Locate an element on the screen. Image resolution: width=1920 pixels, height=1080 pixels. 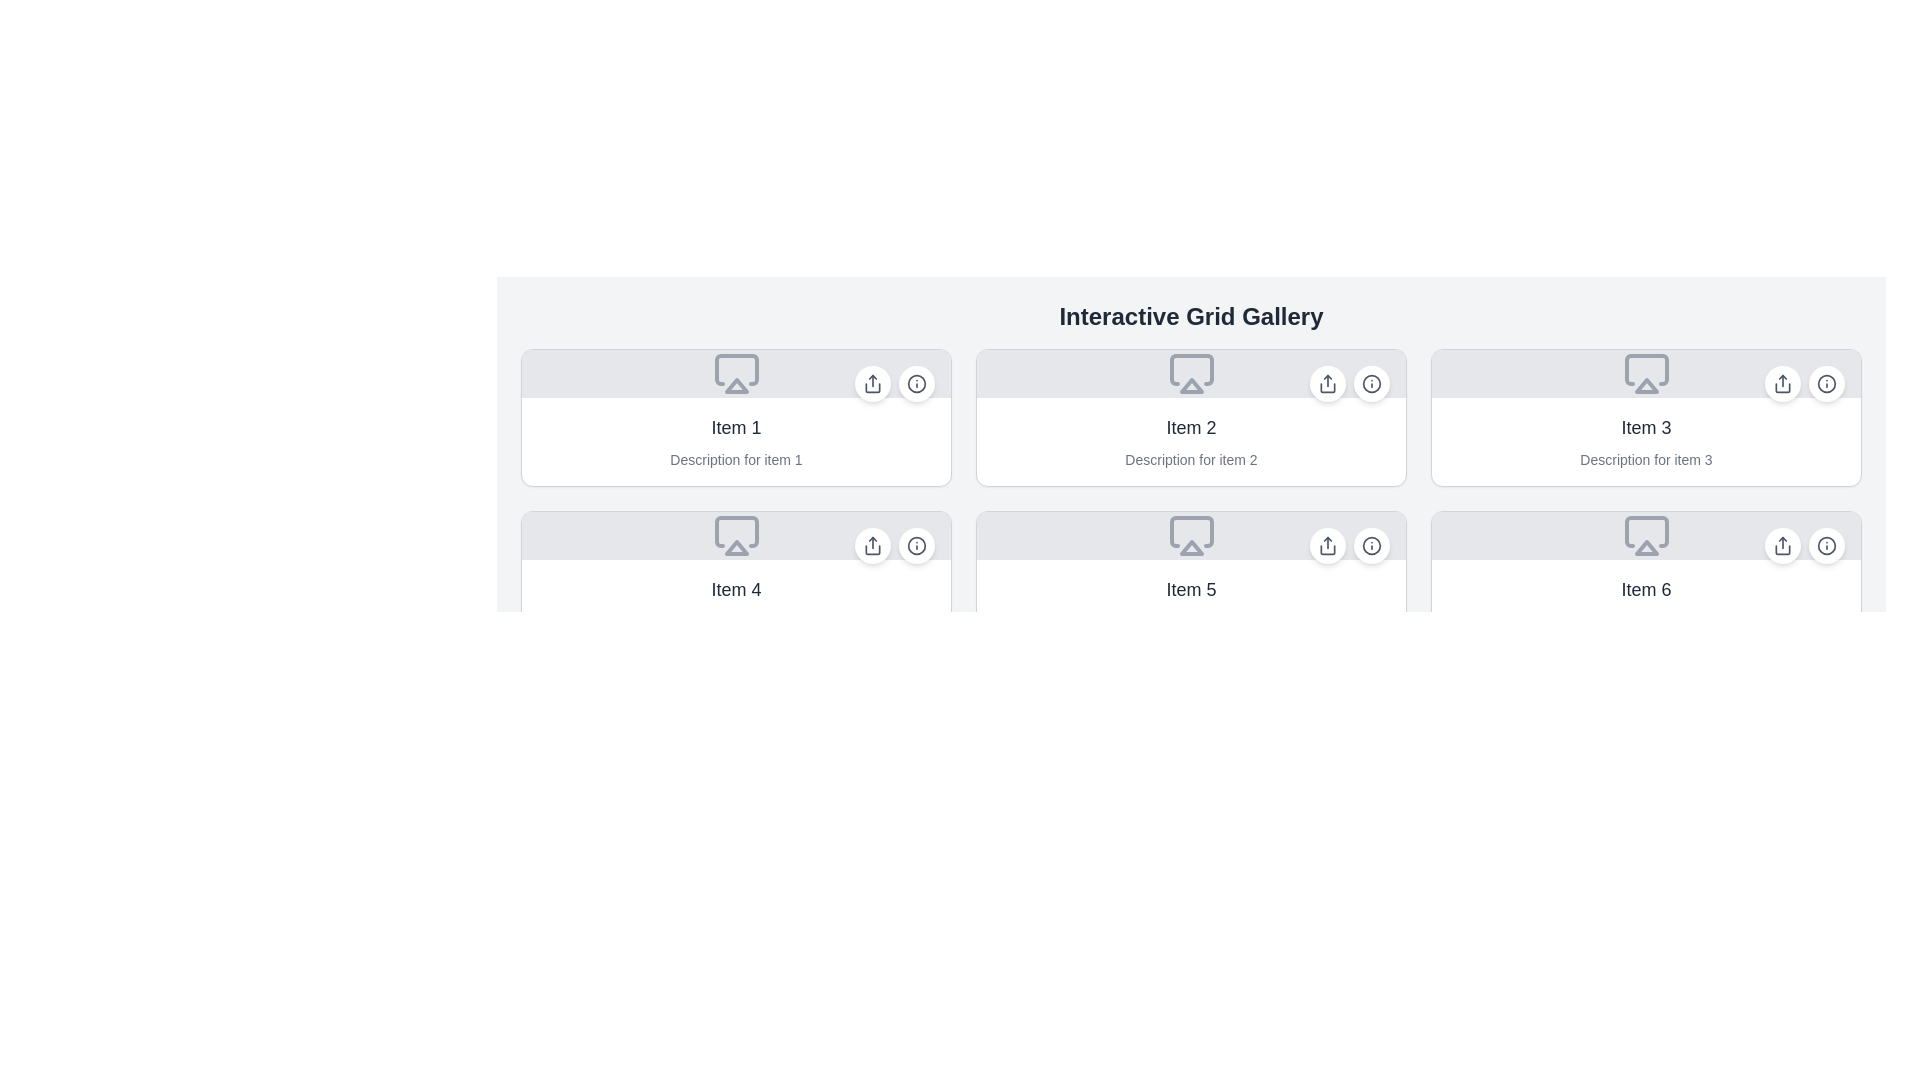
the static text label that serves as a title for the item, located at the top of its section above the text 'Description for item 1' is located at coordinates (735, 427).